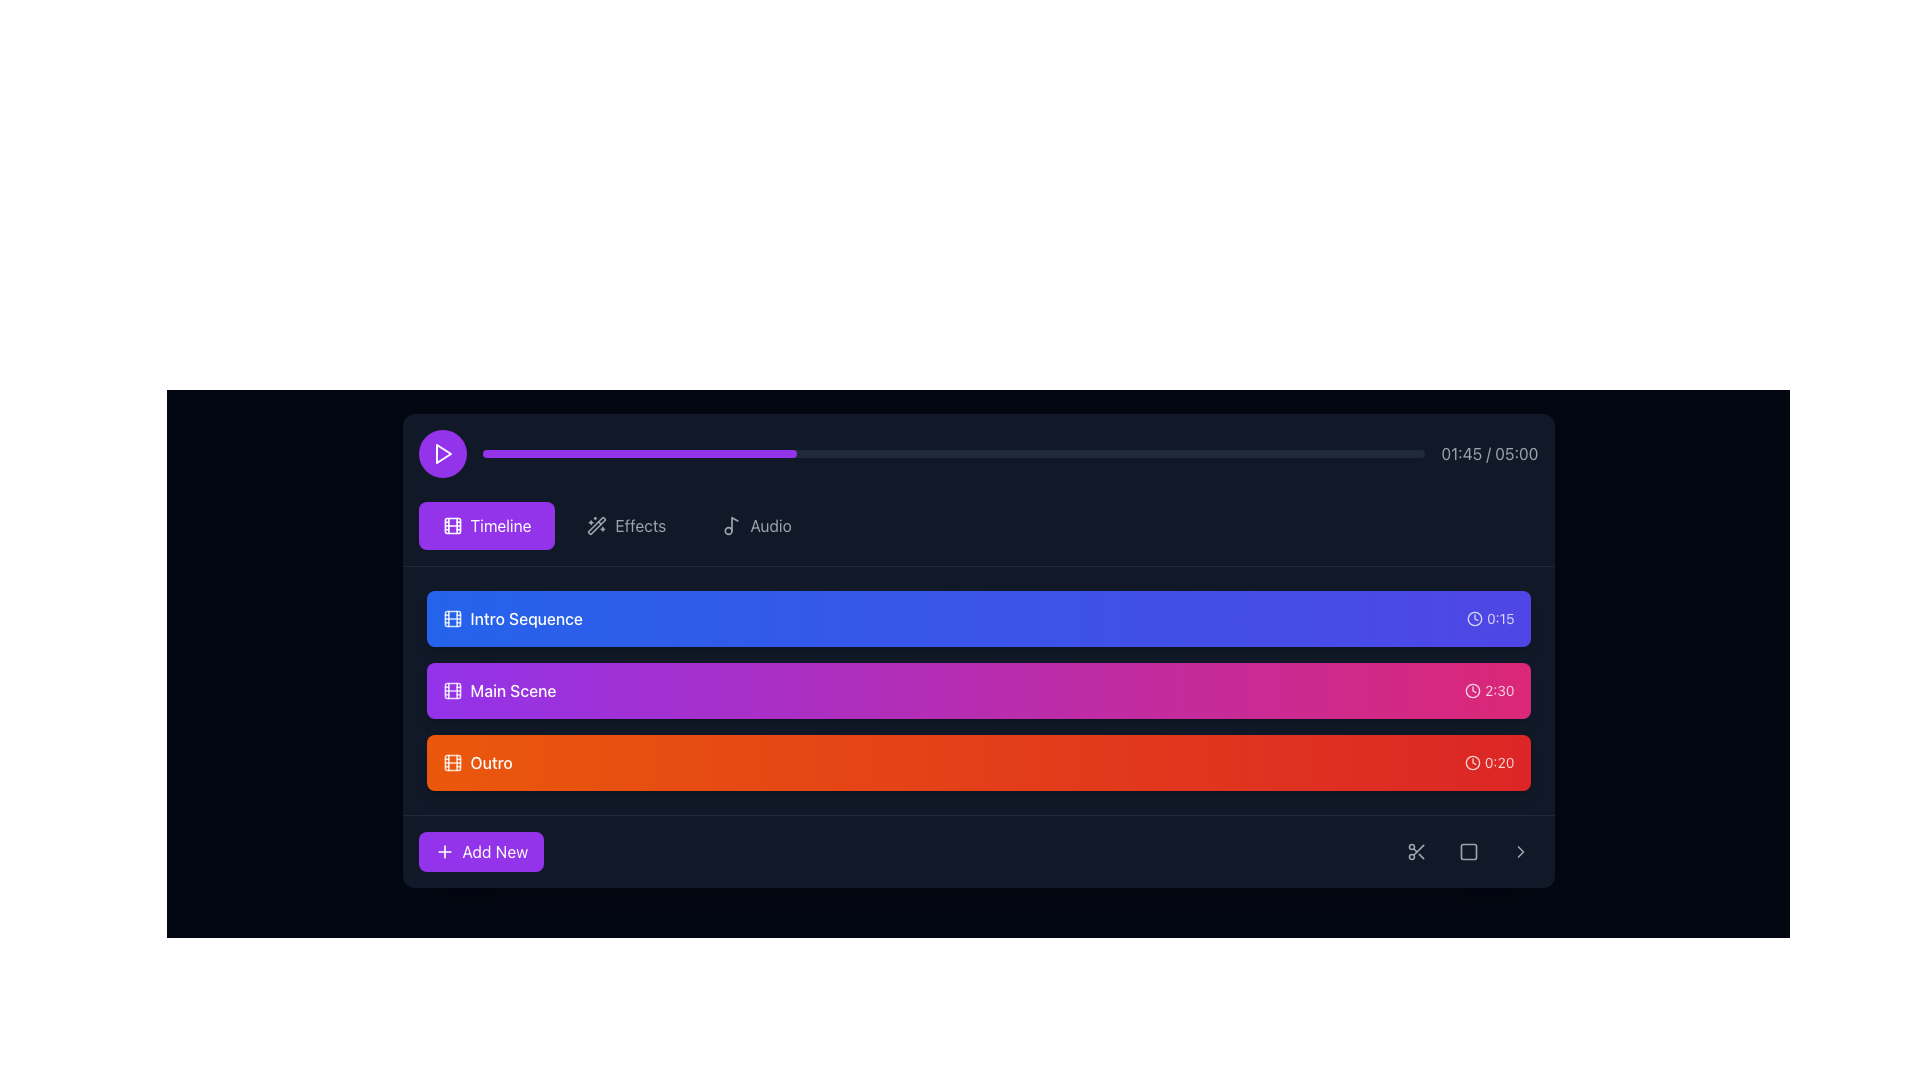  I want to click on the 'Effects' icon located in the top navigation bar, so click(596, 524).